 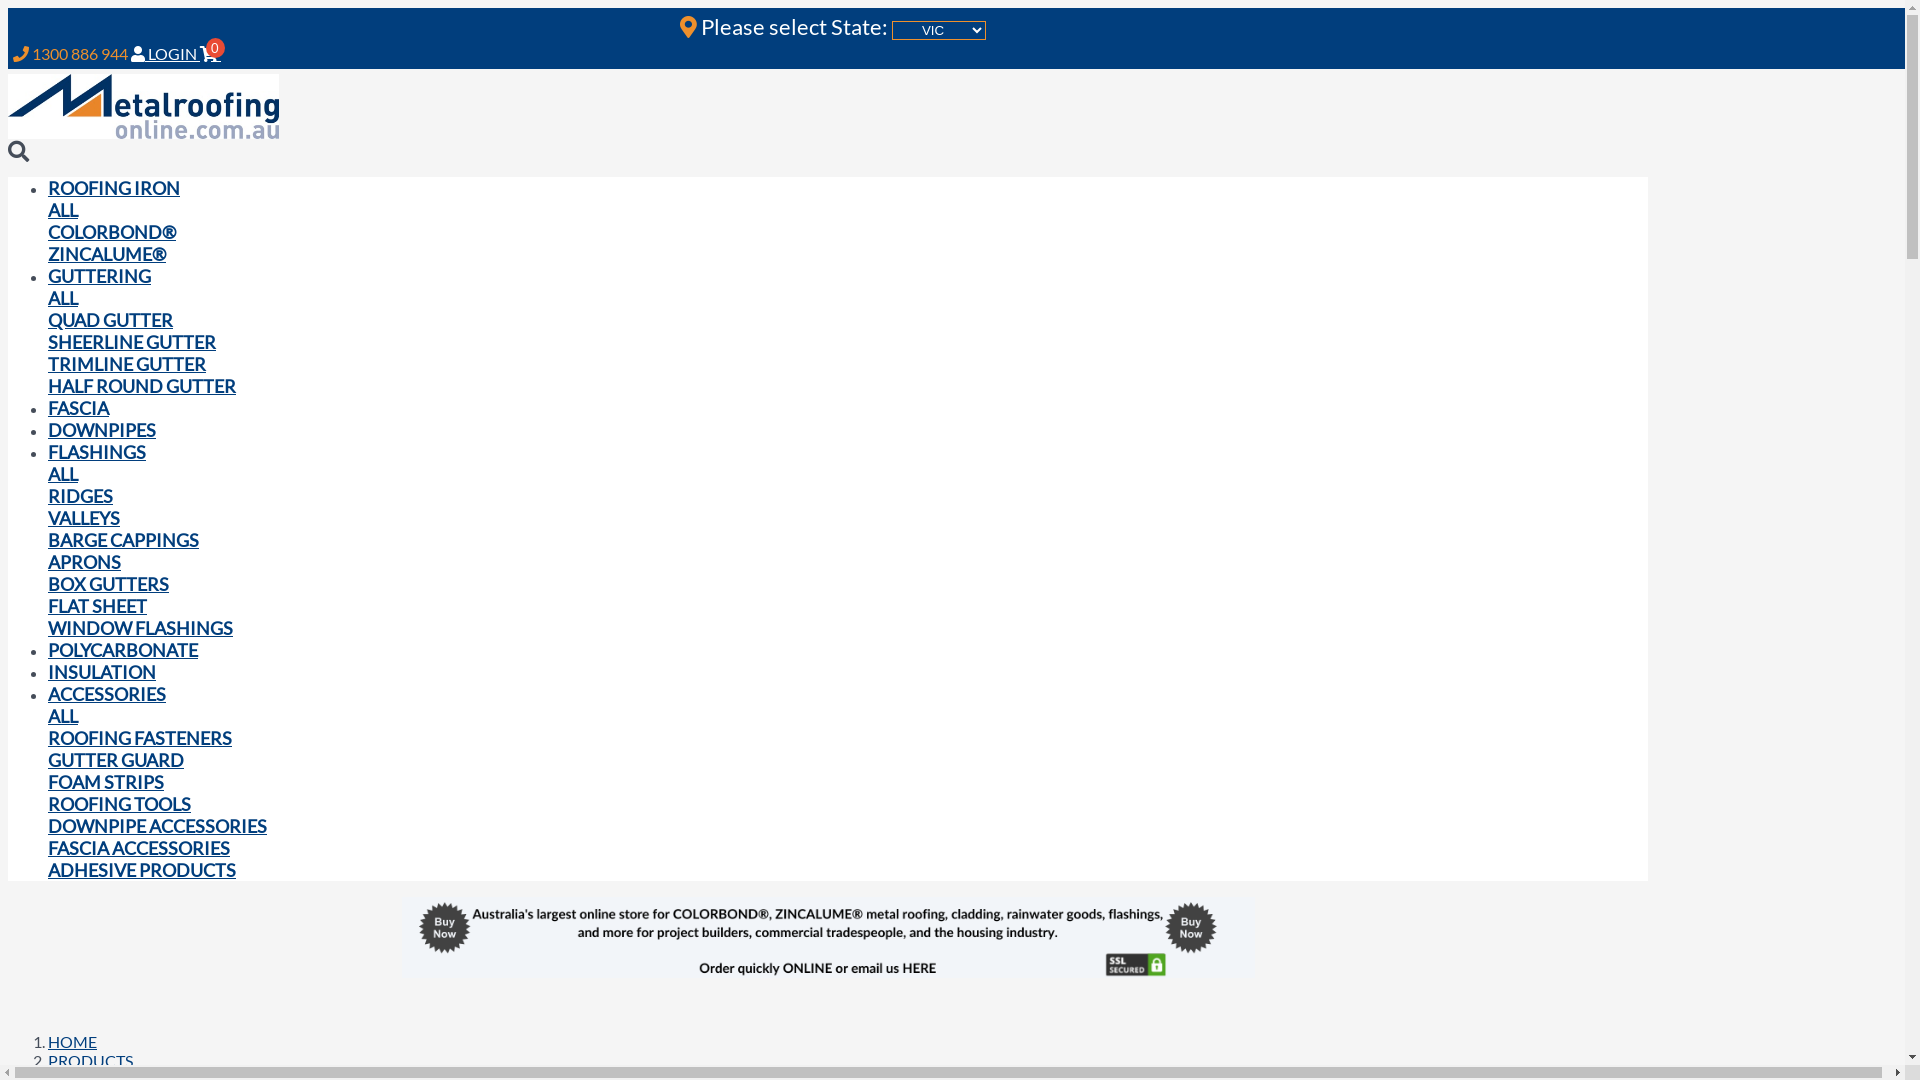 What do you see at coordinates (62, 715) in the screenshot?
I see `'ALL'` at bounding box center [62, 715].